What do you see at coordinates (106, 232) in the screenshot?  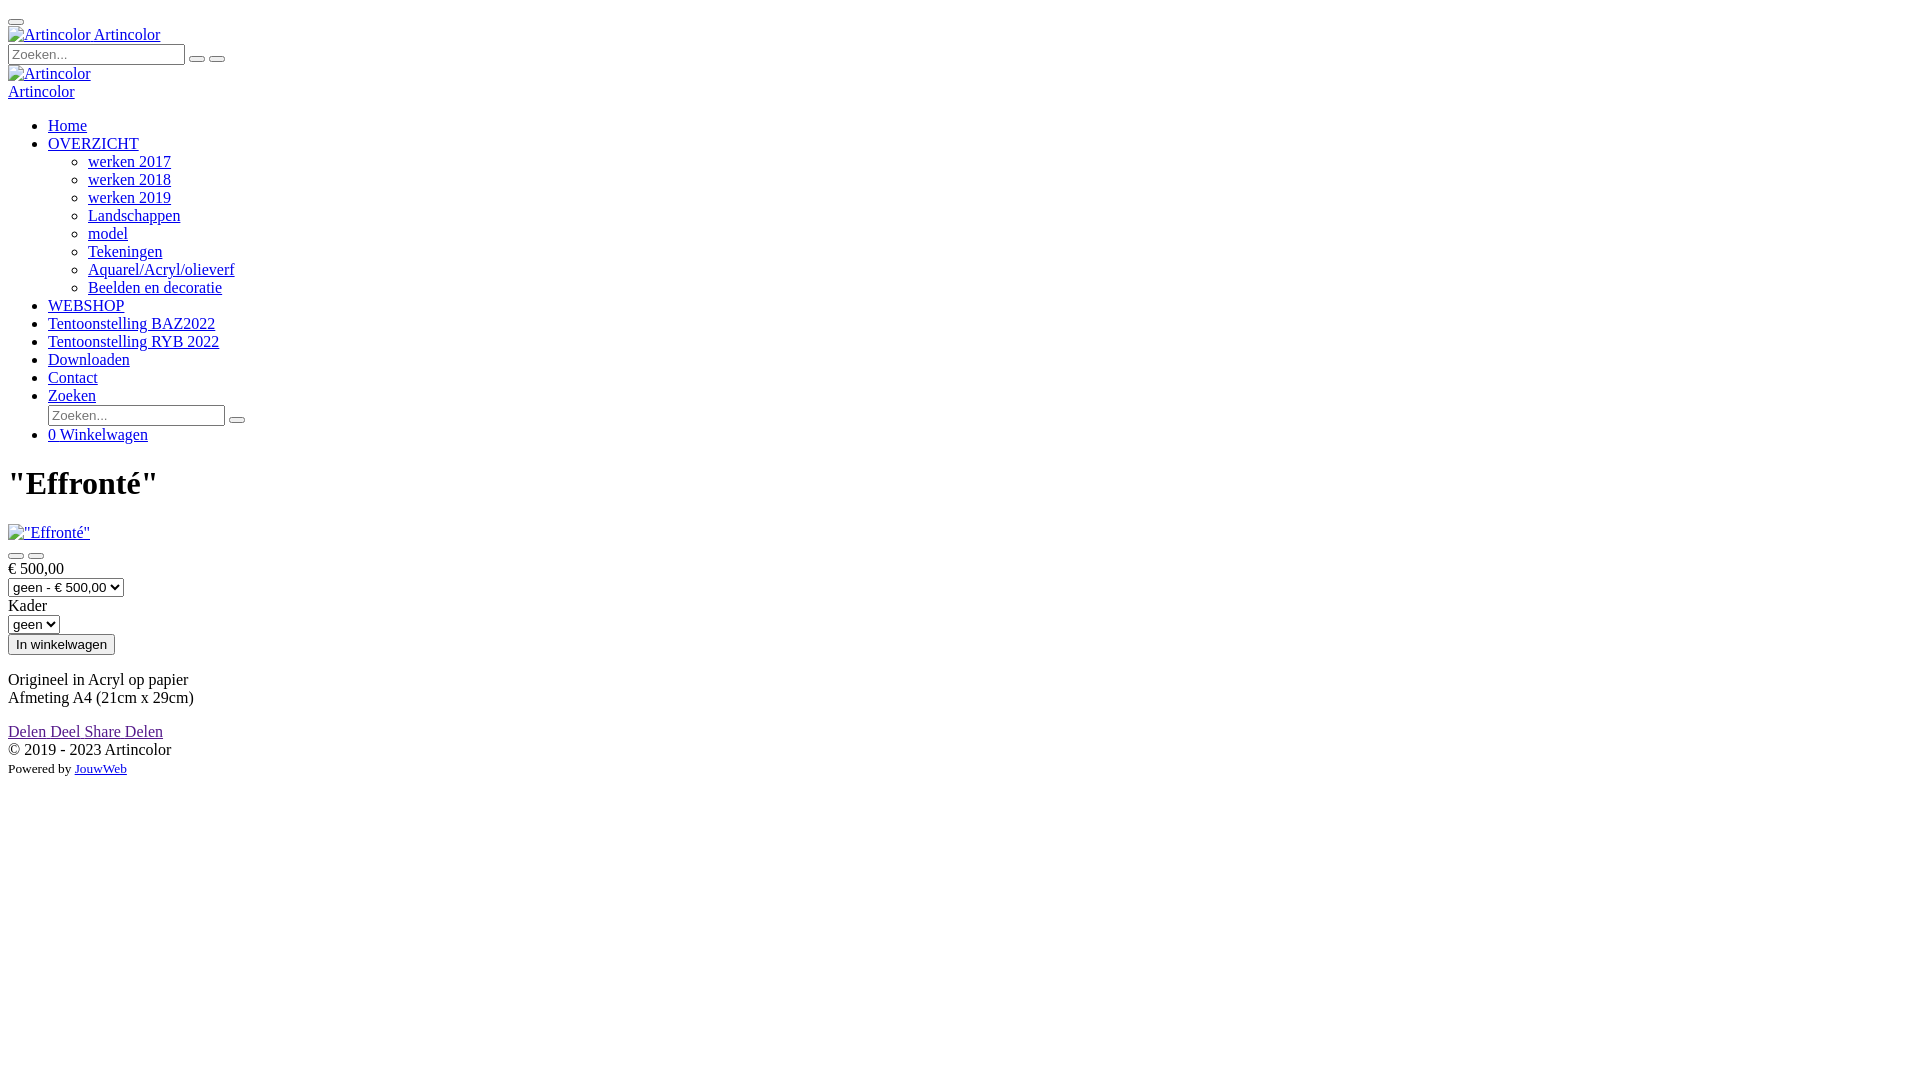 I see `'model'` at bounding box center [106, 232].